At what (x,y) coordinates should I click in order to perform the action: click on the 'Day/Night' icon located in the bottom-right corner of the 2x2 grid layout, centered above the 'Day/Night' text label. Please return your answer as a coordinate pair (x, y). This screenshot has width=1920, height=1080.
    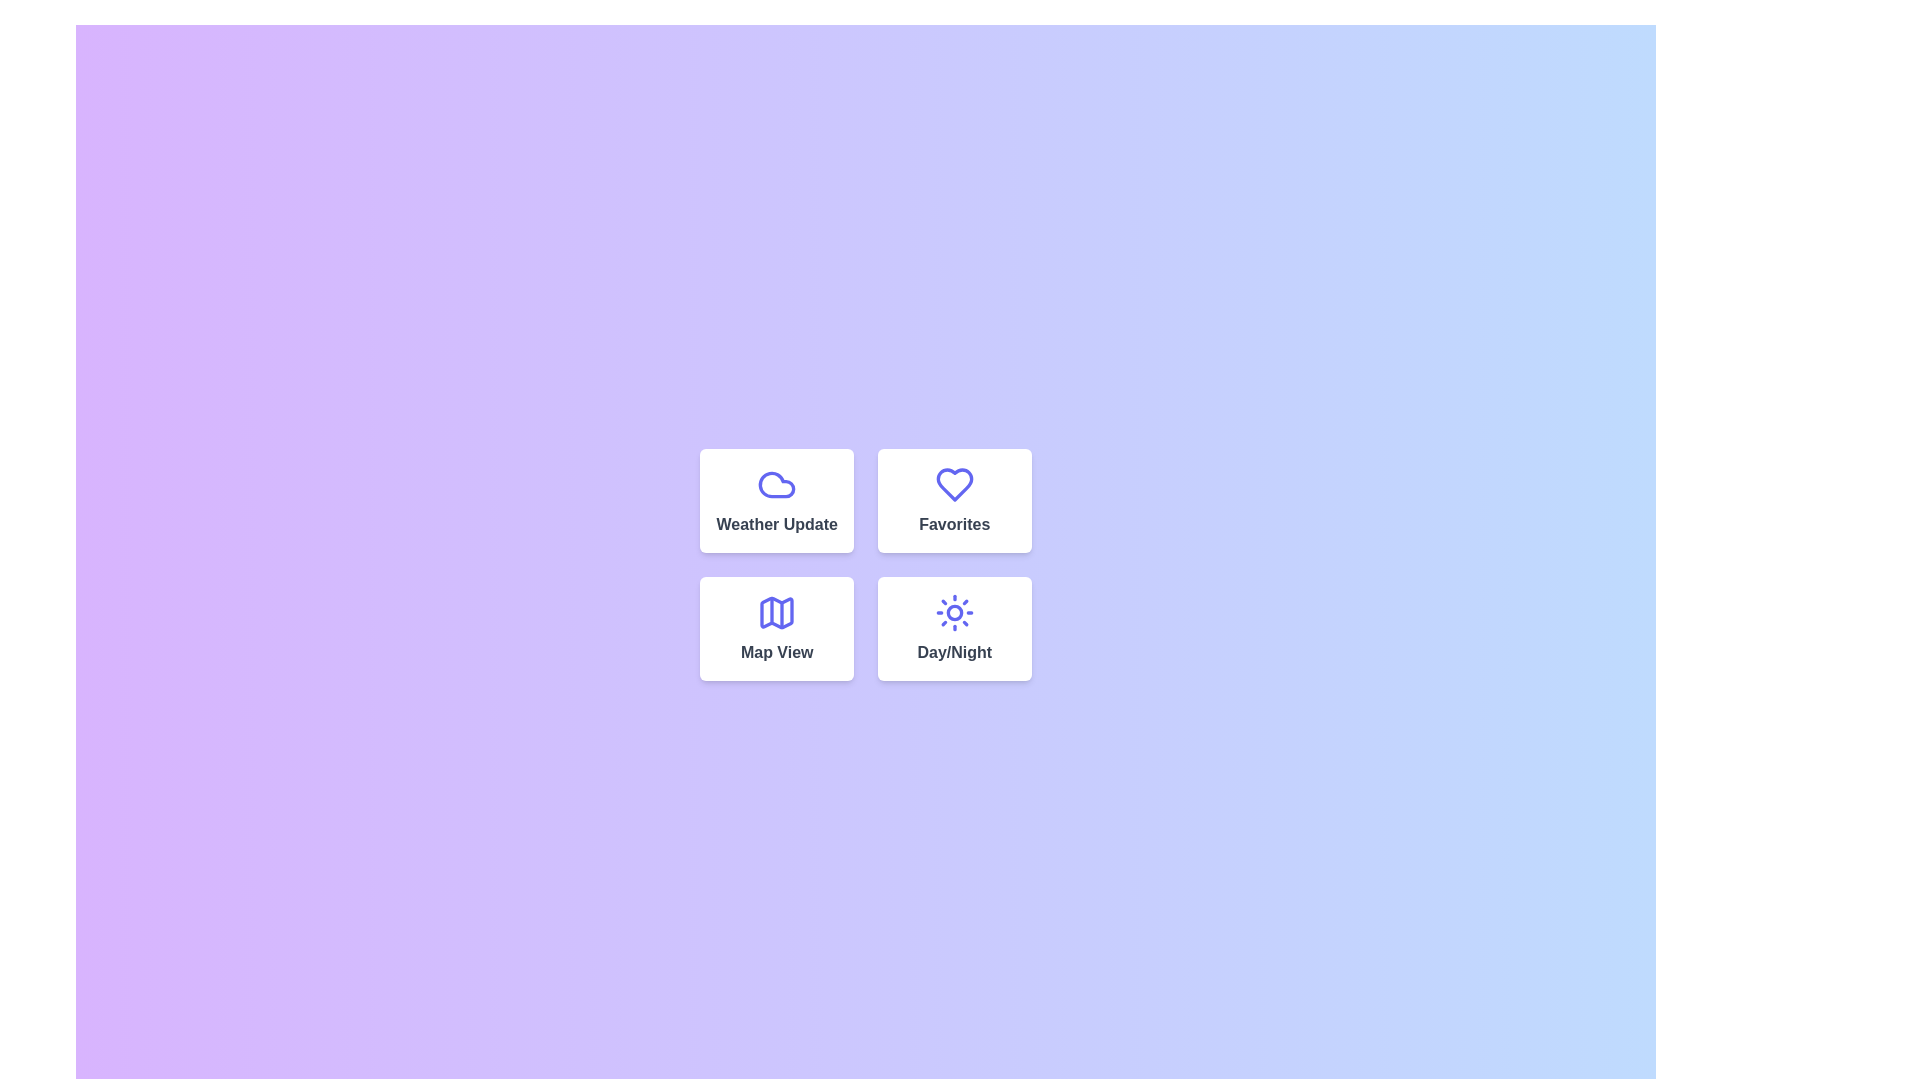
    Looking at the image, I should click on (953, 612).